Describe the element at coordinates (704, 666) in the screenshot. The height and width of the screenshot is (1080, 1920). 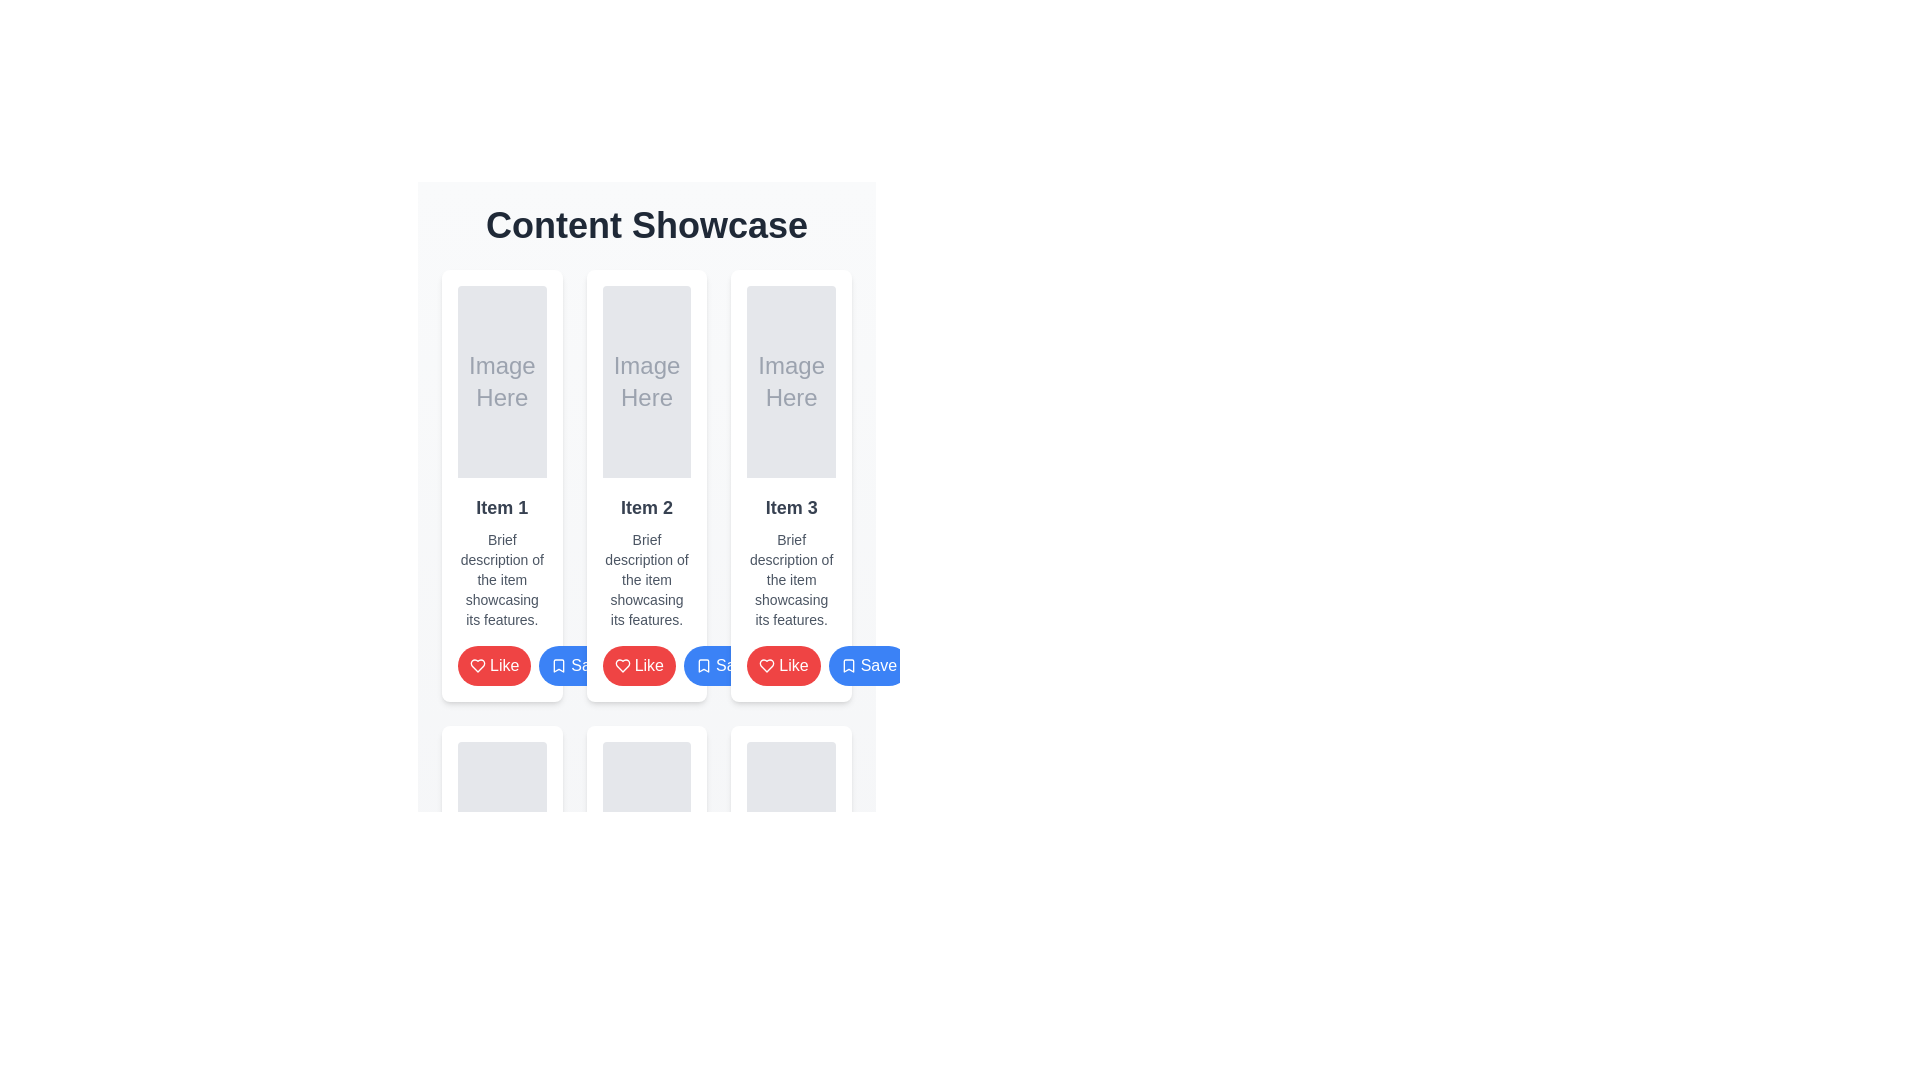
I see `the bookmark-shaped SVG icon within the 'Save' button of the third card in the card-based layout` at that location.